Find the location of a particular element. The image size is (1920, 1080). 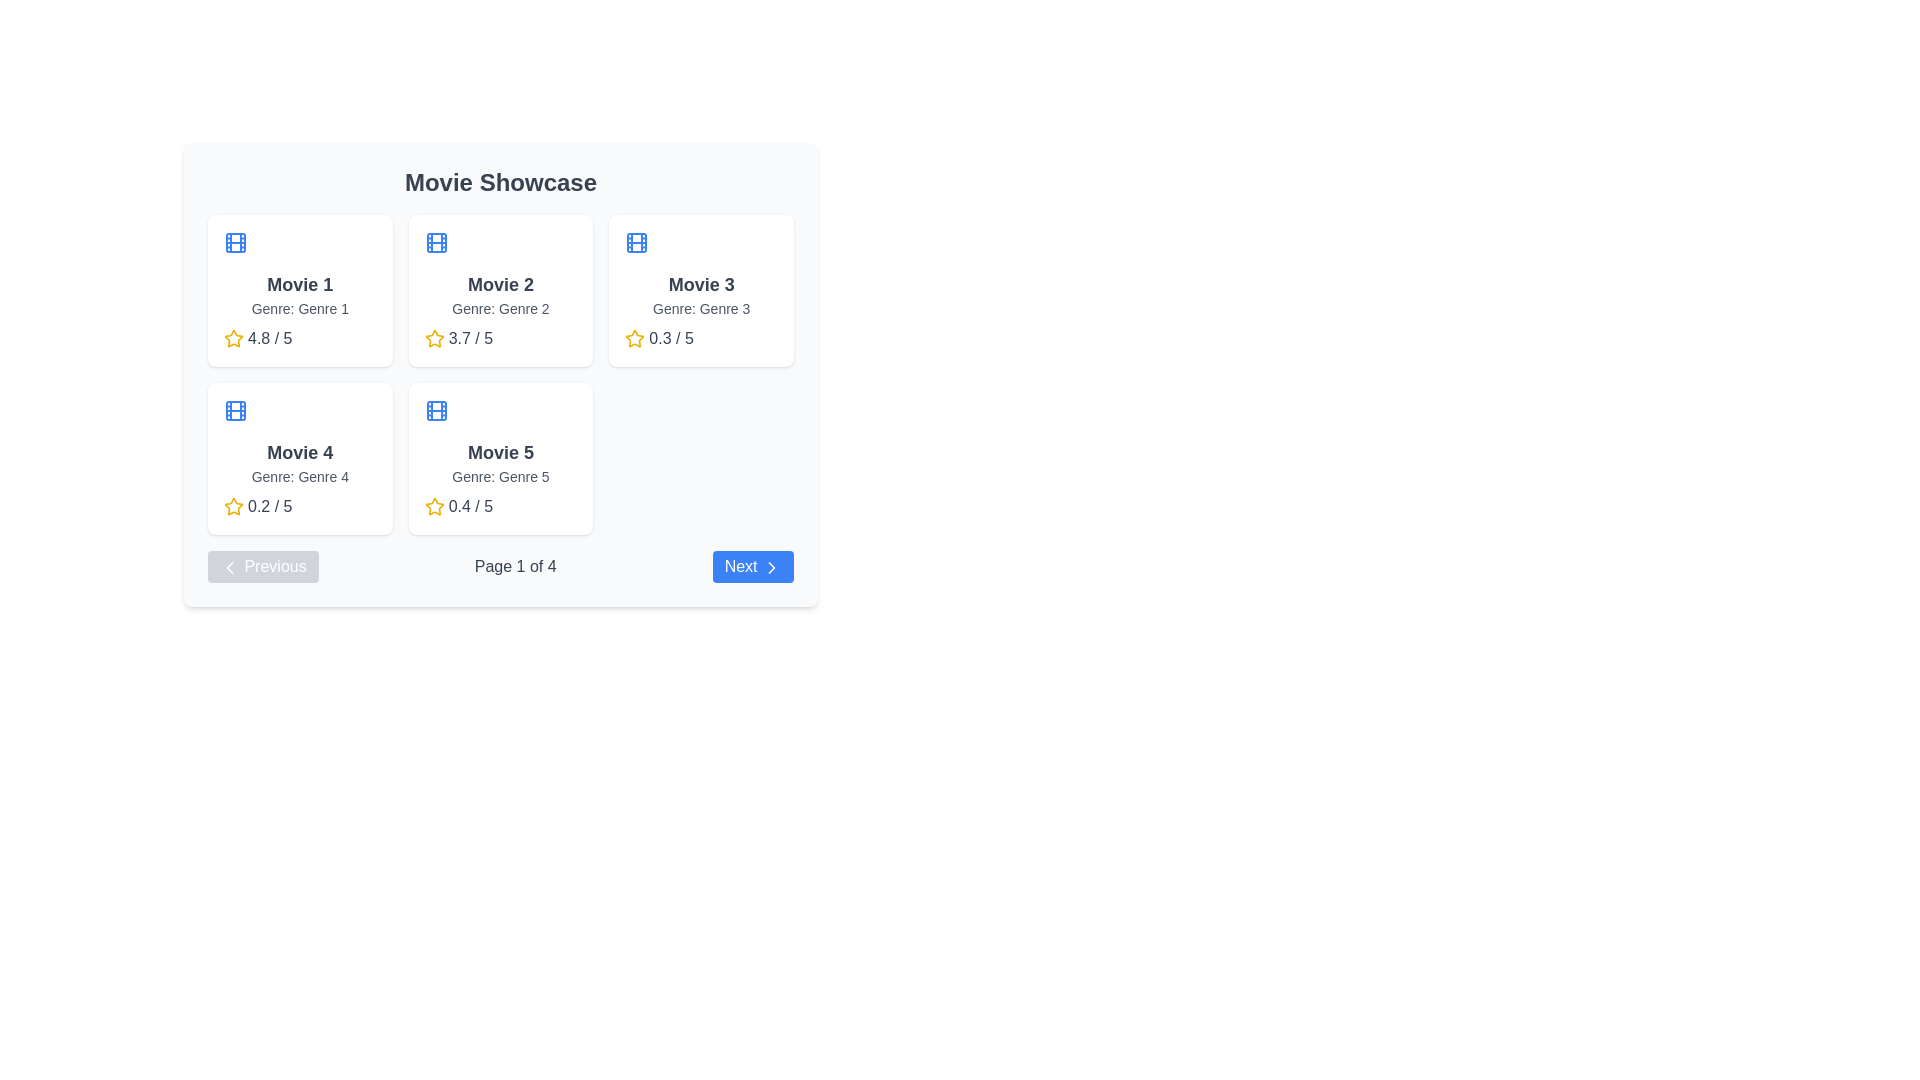

the yellow outlined star icon that represents the first rating for 'Movie 4' to associate it with the rating text is located at coordinates (234, 505).